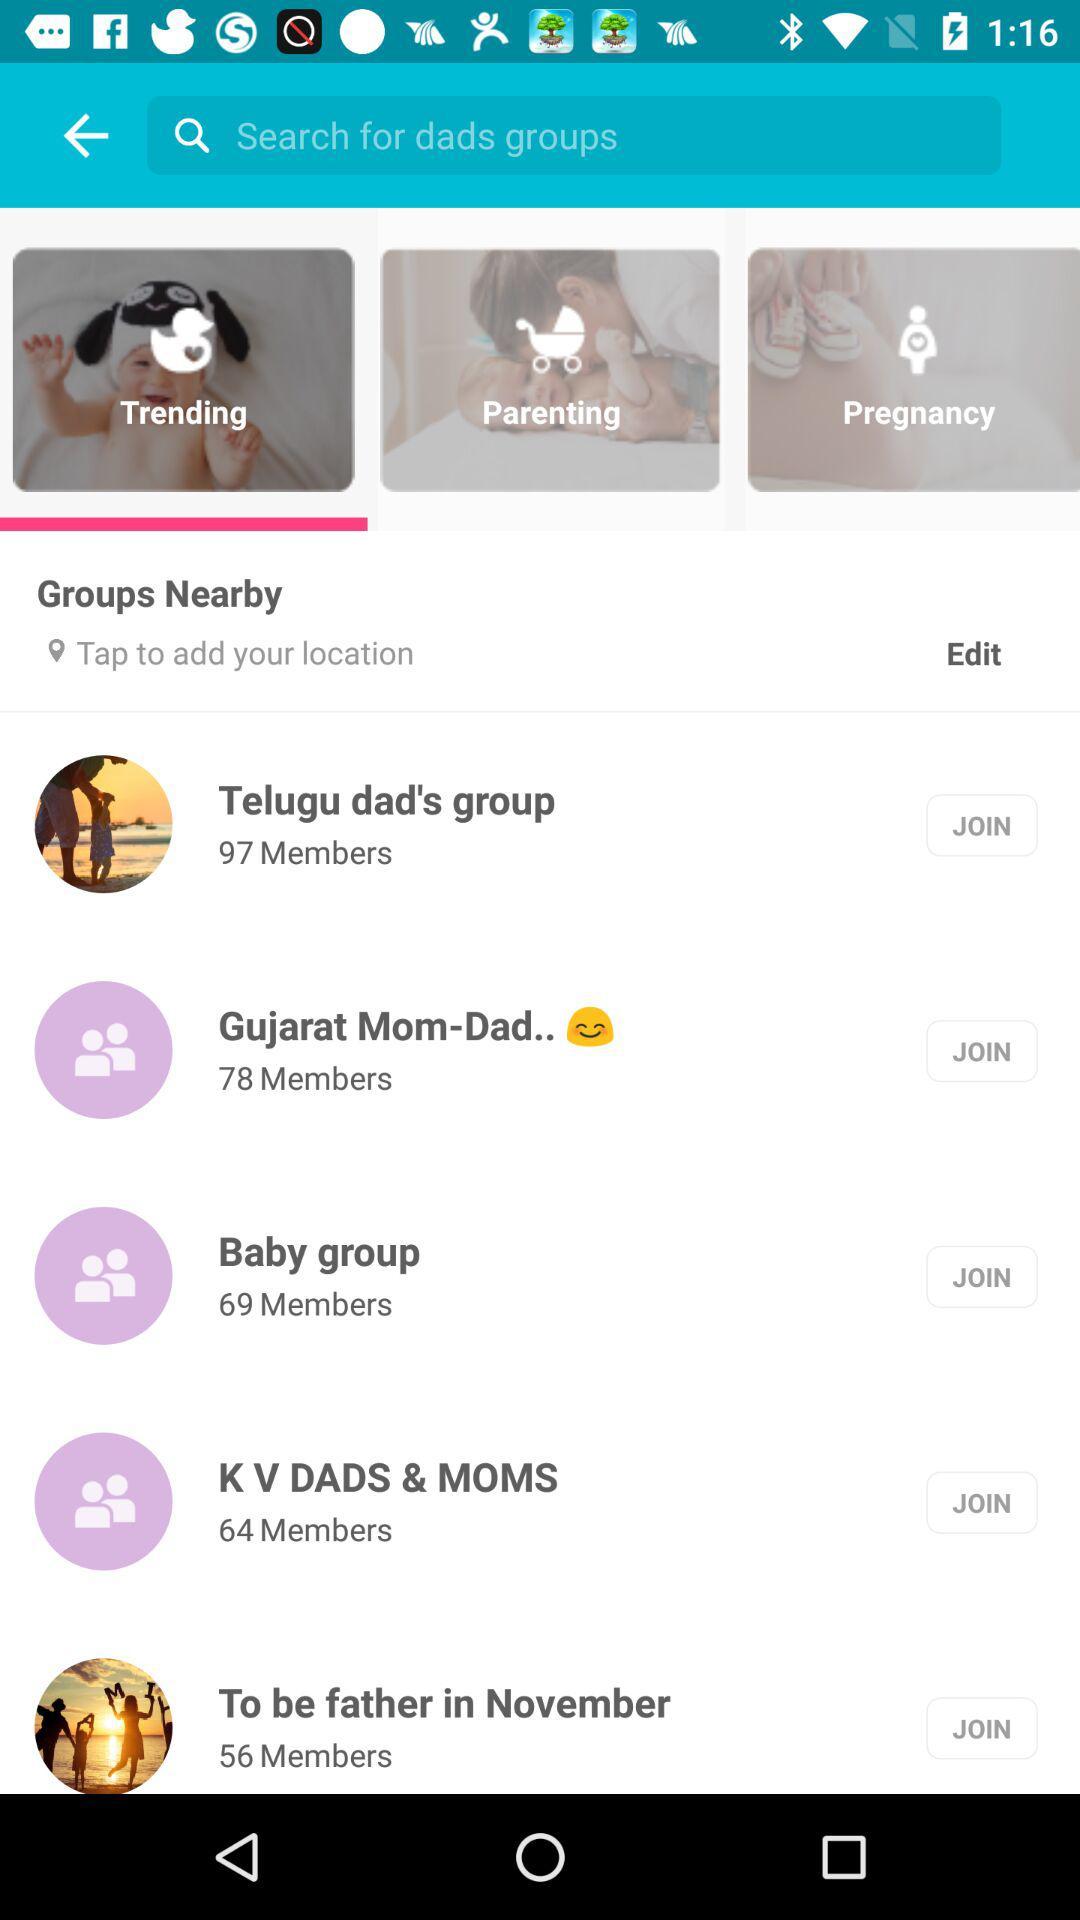  What do you see at coordinates (235, 1753) in the screenshot?
I see `the 56 item` at bounding box center [235, 1753].